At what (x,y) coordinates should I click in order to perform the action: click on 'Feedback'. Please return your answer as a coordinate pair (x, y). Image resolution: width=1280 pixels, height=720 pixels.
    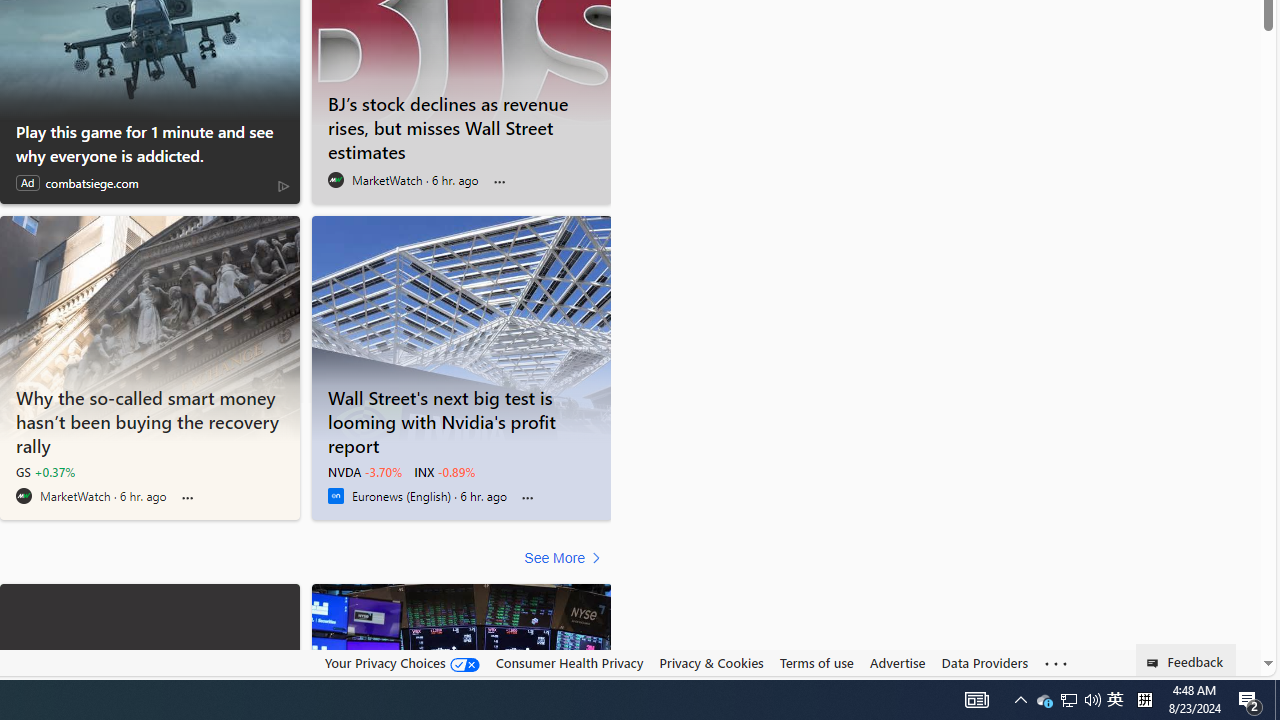
    Looking at the image, I should click on (1186, 659).